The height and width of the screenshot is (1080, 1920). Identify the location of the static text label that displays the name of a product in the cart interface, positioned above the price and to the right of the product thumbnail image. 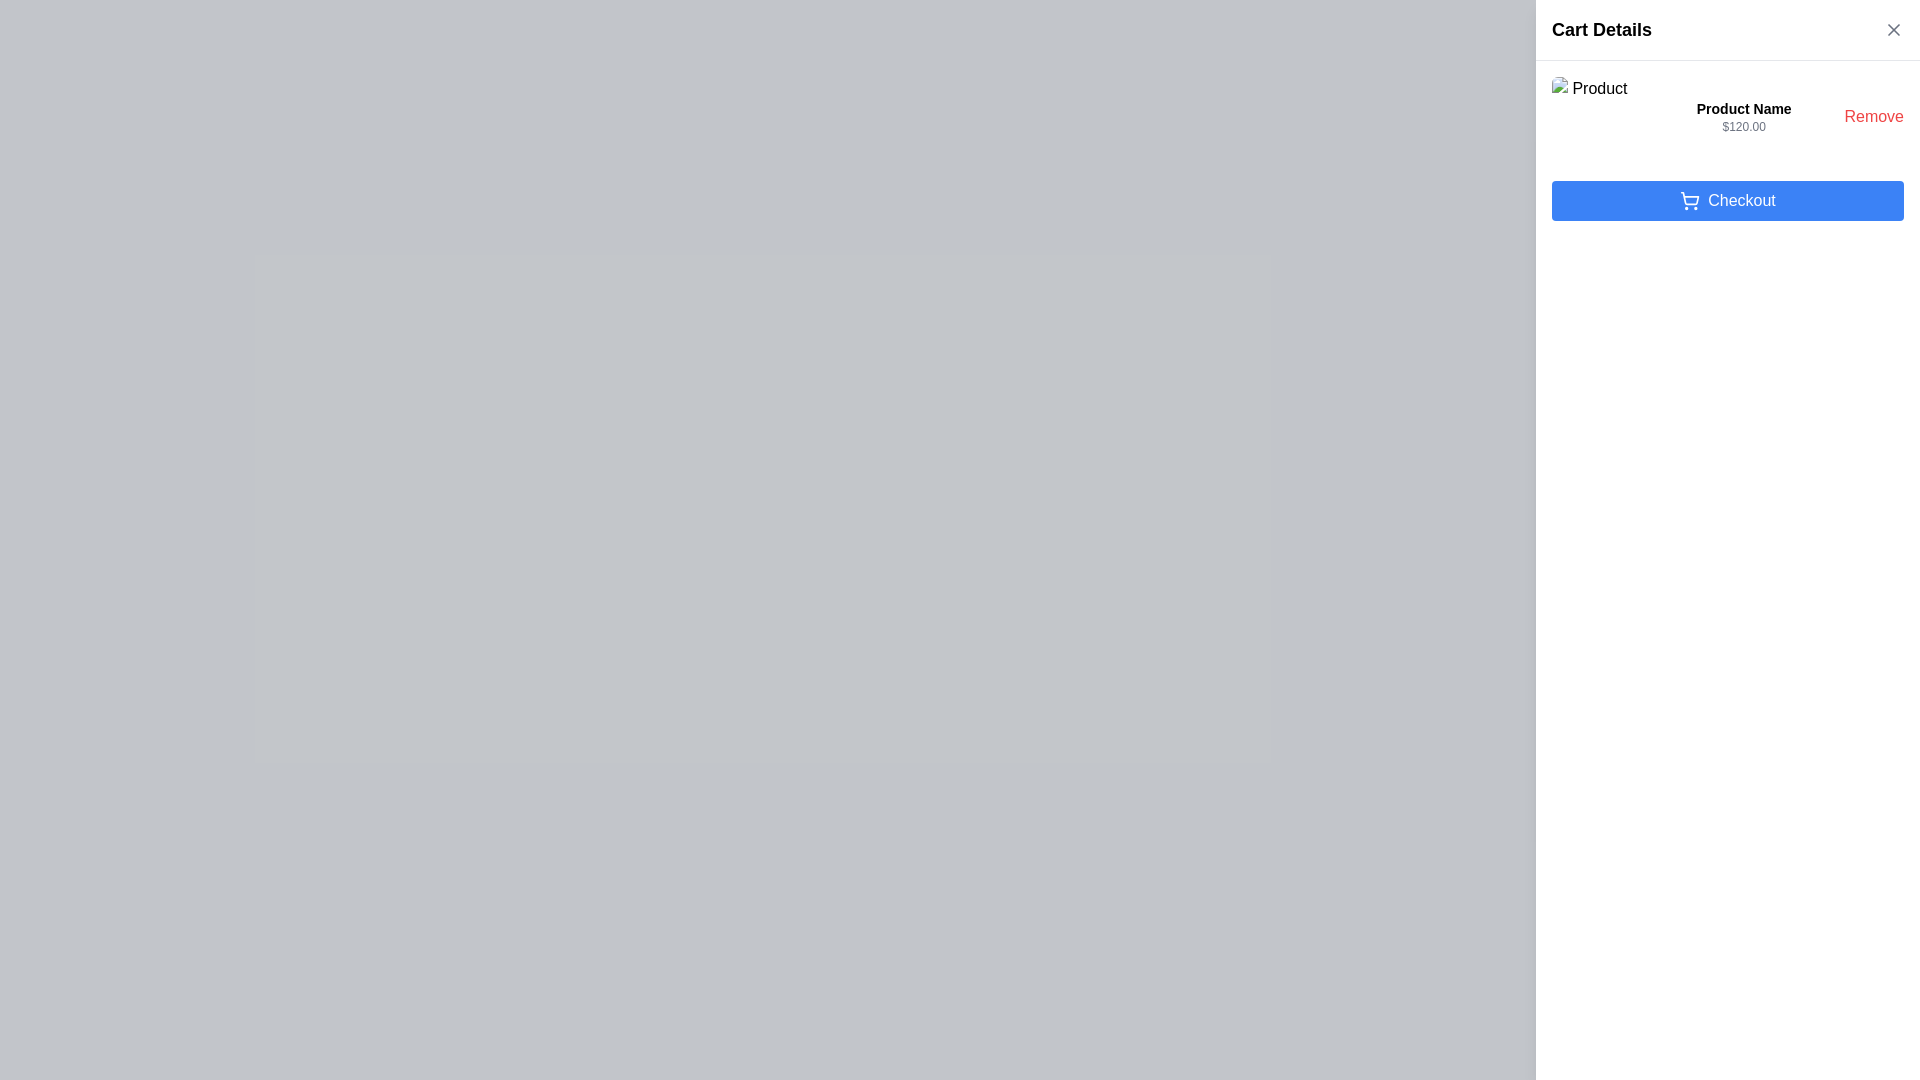
(1743, 108).